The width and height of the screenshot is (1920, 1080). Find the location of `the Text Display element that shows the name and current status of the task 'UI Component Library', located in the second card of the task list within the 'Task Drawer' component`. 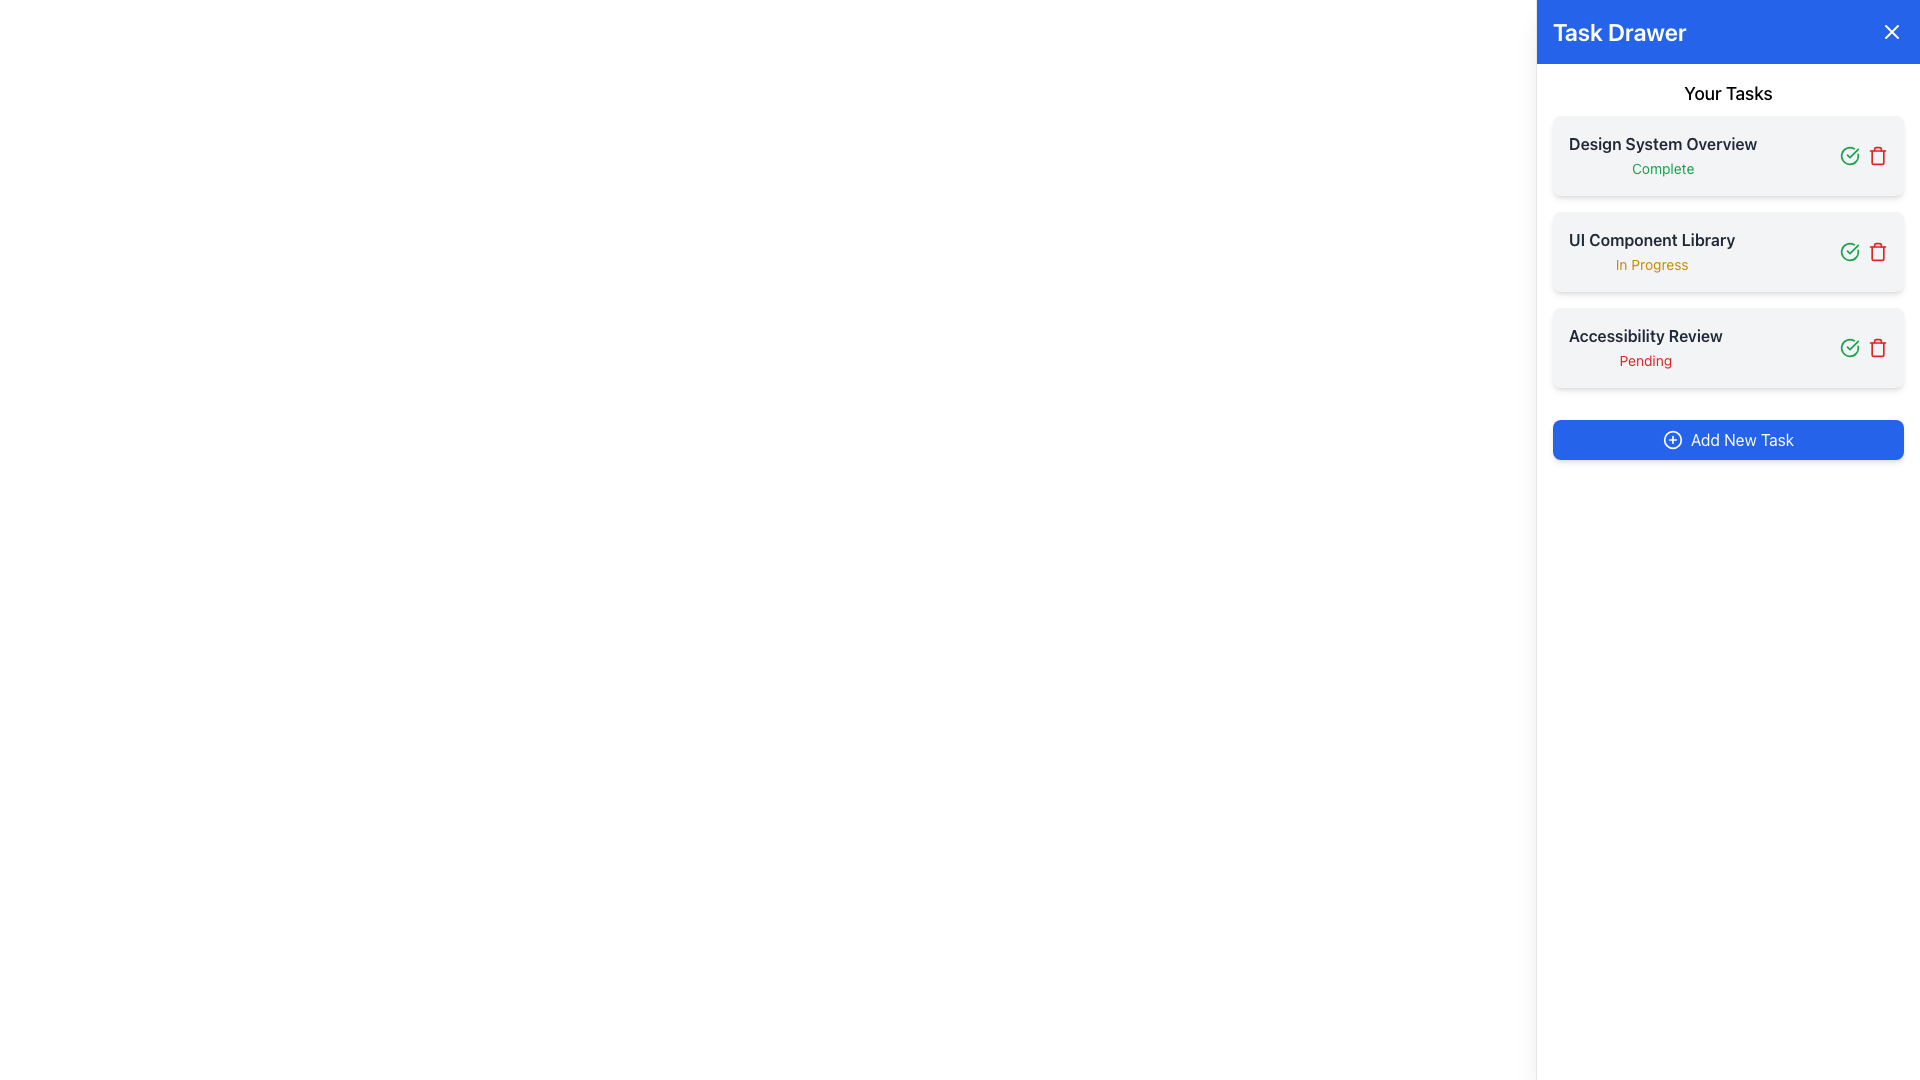

the Text Display element that shows the name and current status of the task 'UI Component Library', located in the second card of the task list within the 'Task Drawer' component is located at coordinates (1652, 250).